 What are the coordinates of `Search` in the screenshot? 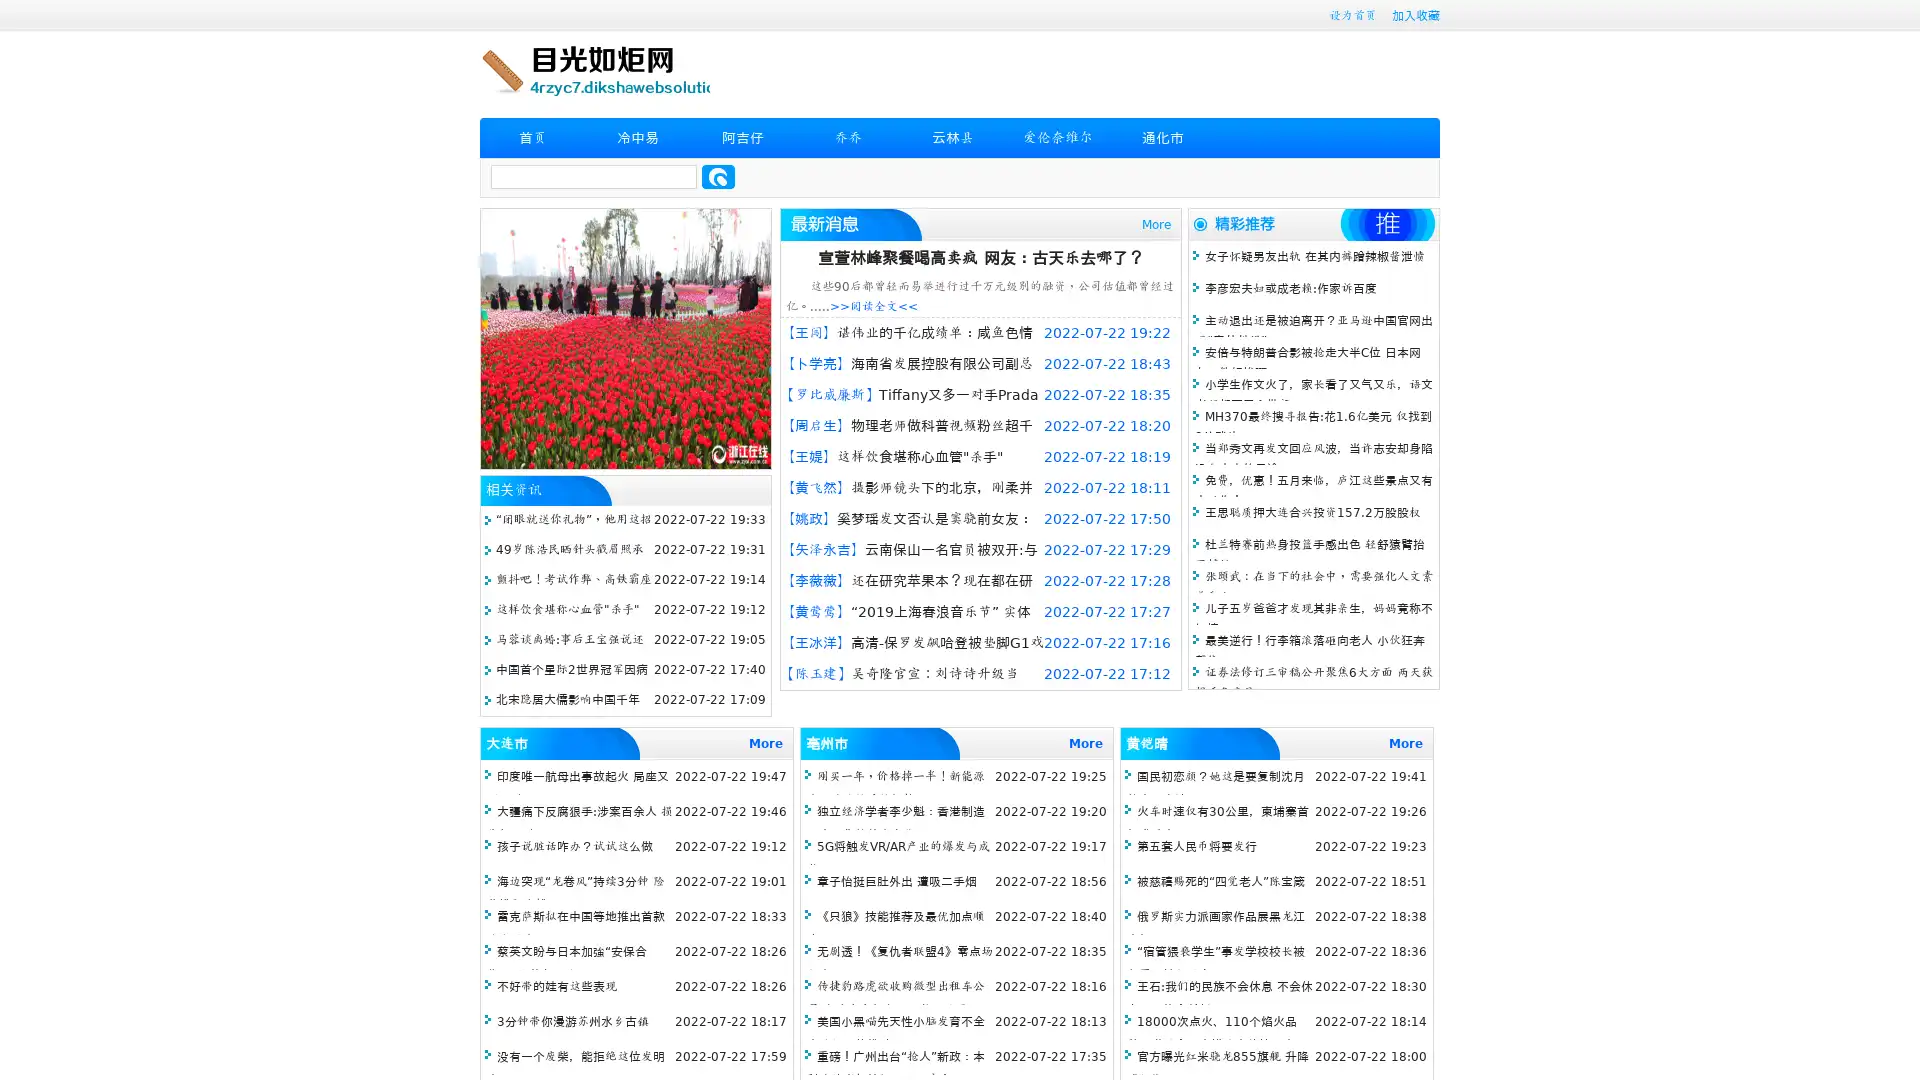 It's located at (718, 176).